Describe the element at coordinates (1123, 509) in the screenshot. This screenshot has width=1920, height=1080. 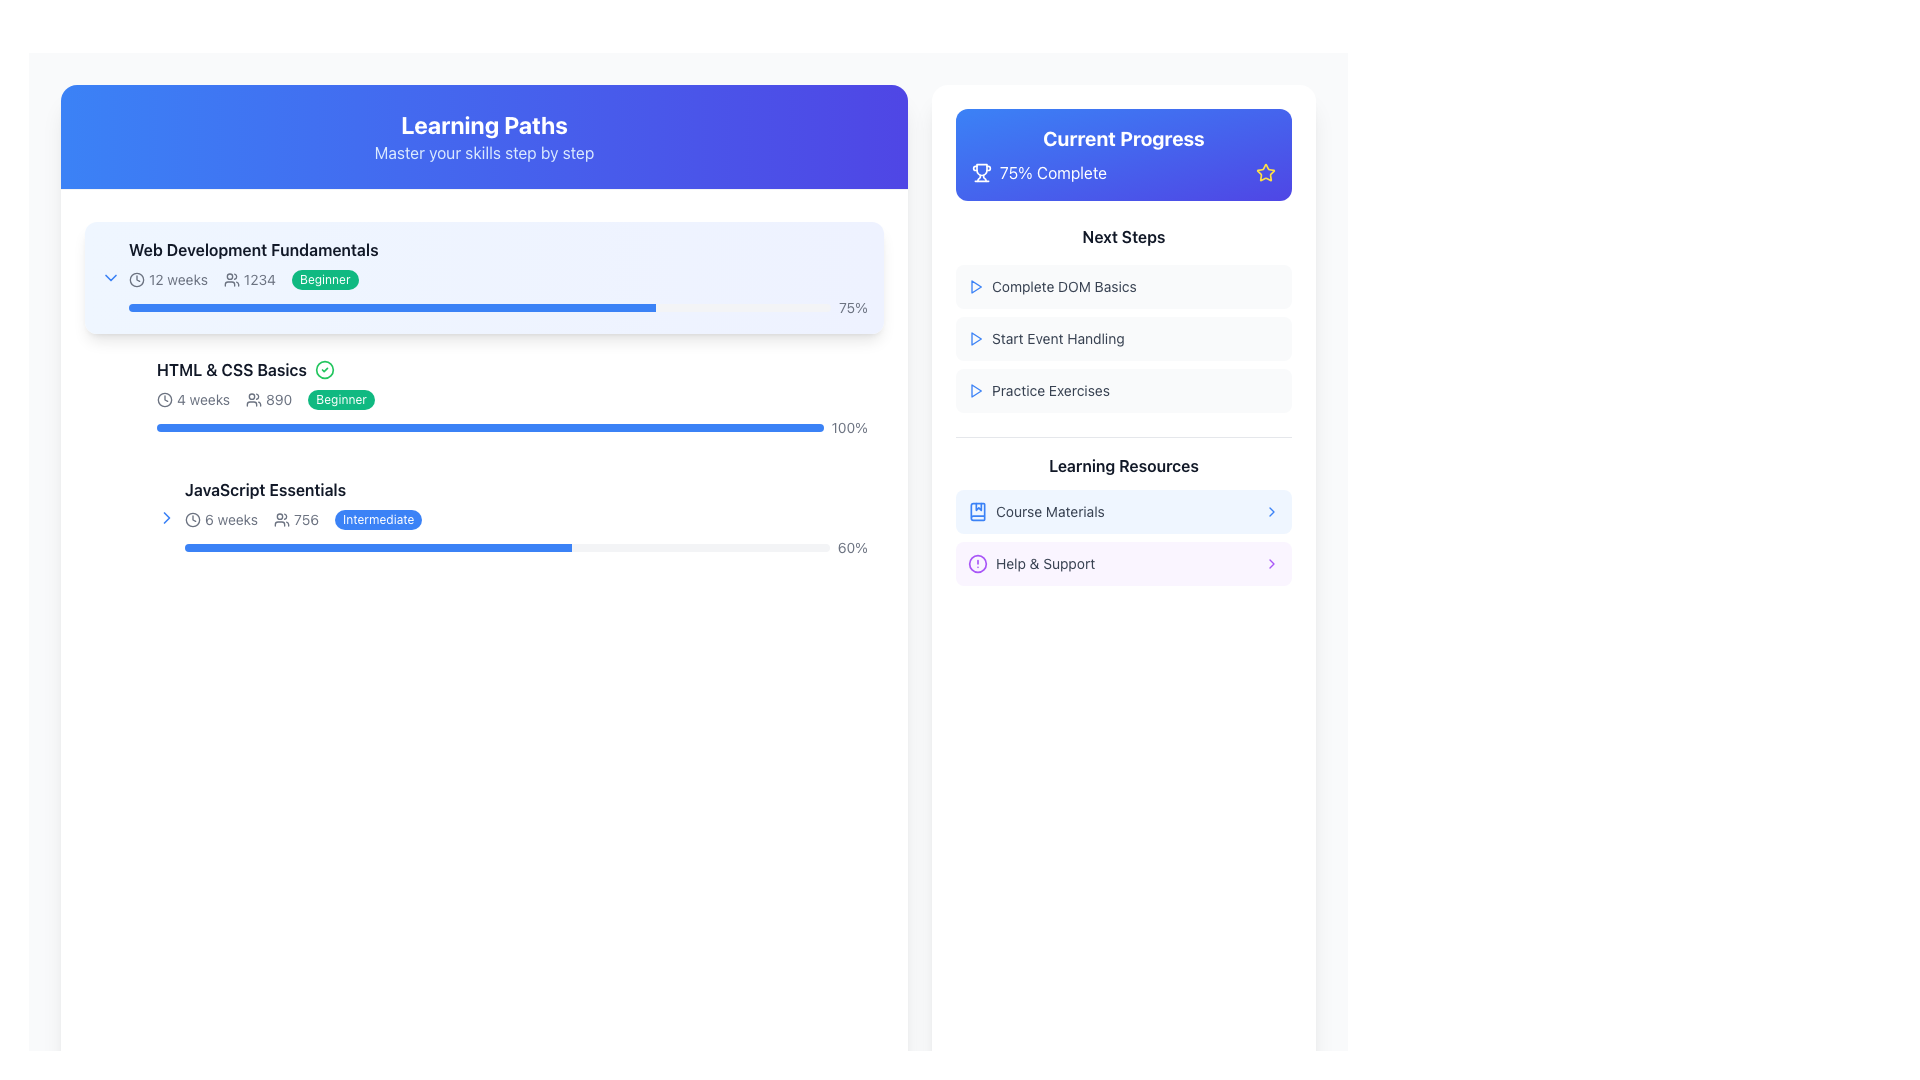
I see `the 'Learning Resources' navigation menu` at that location.